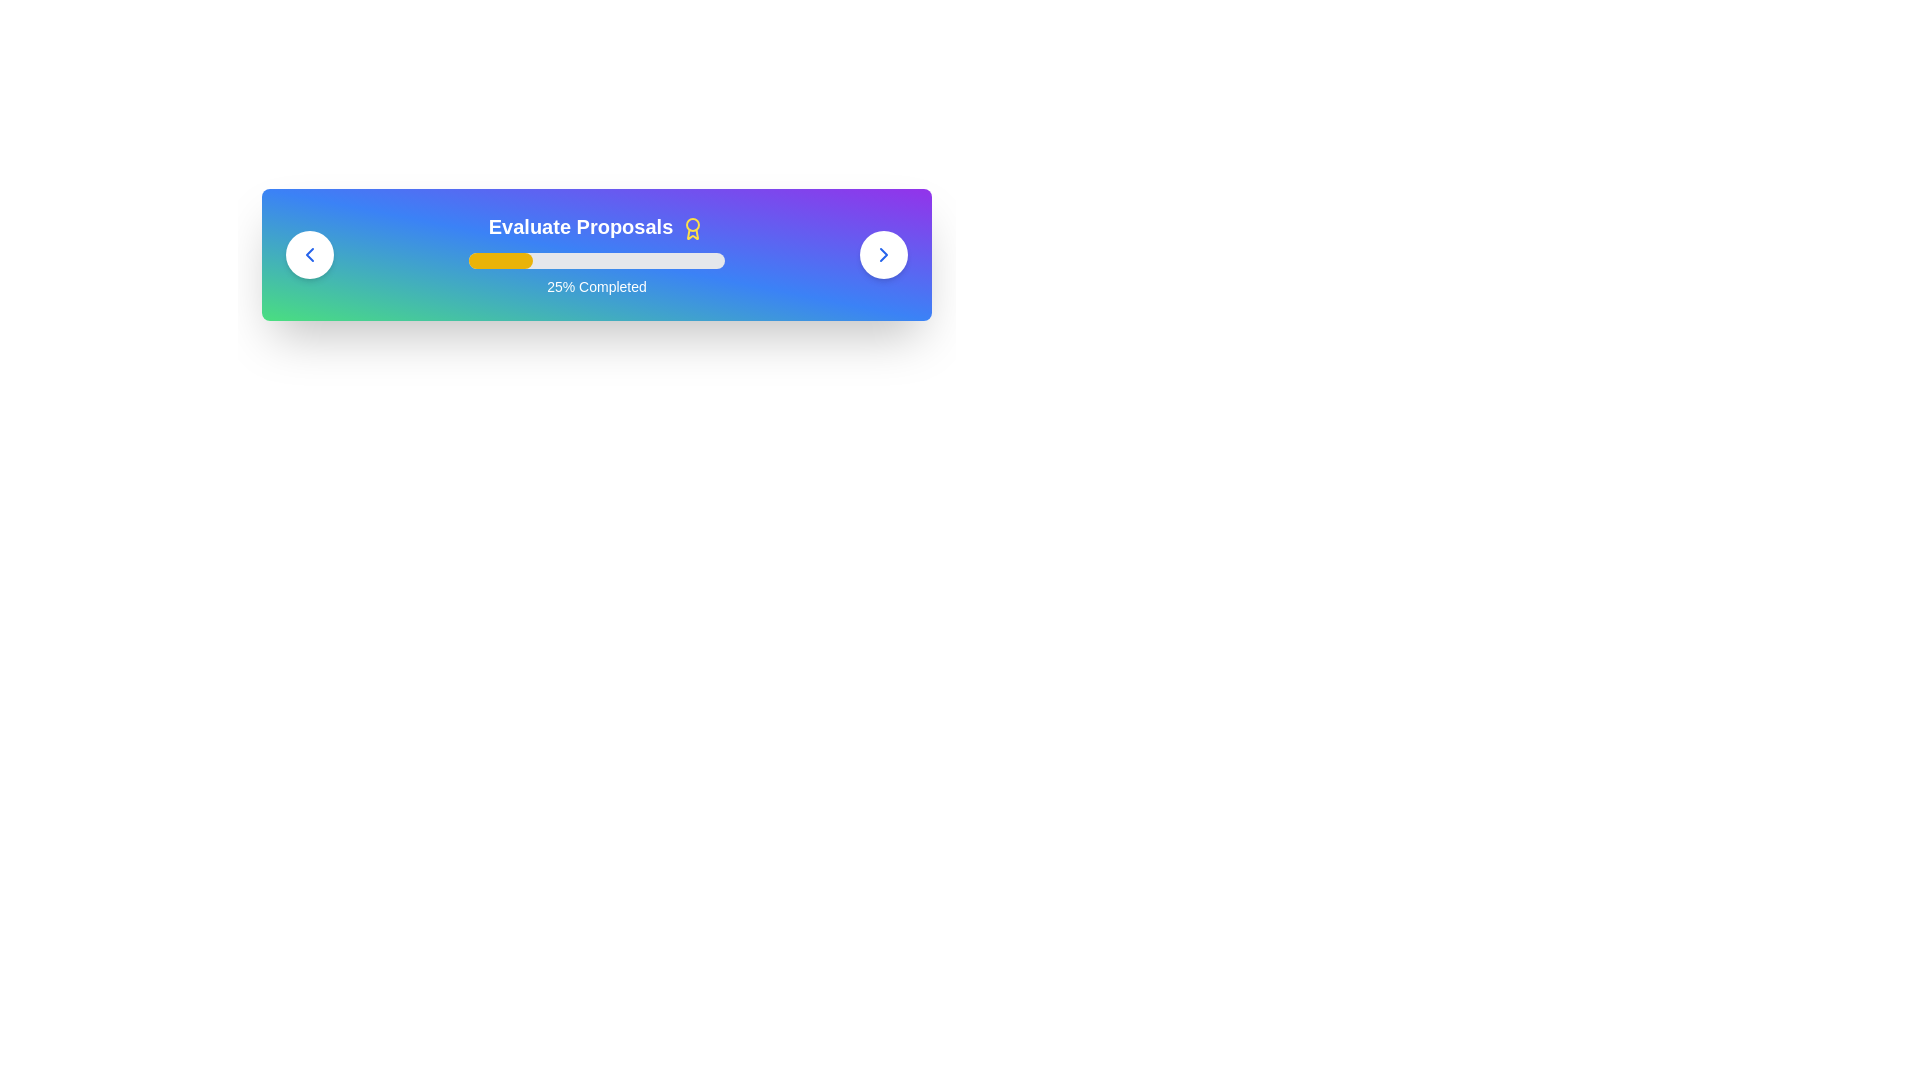  What do you see at coordinates (595, 253) in the screenshot?
I see `layout of the Progress Indicator with Text Information, which shows the activity 'Evaluate Proposals' and indicates '25% Completed'` at bounding box center [595, 253].